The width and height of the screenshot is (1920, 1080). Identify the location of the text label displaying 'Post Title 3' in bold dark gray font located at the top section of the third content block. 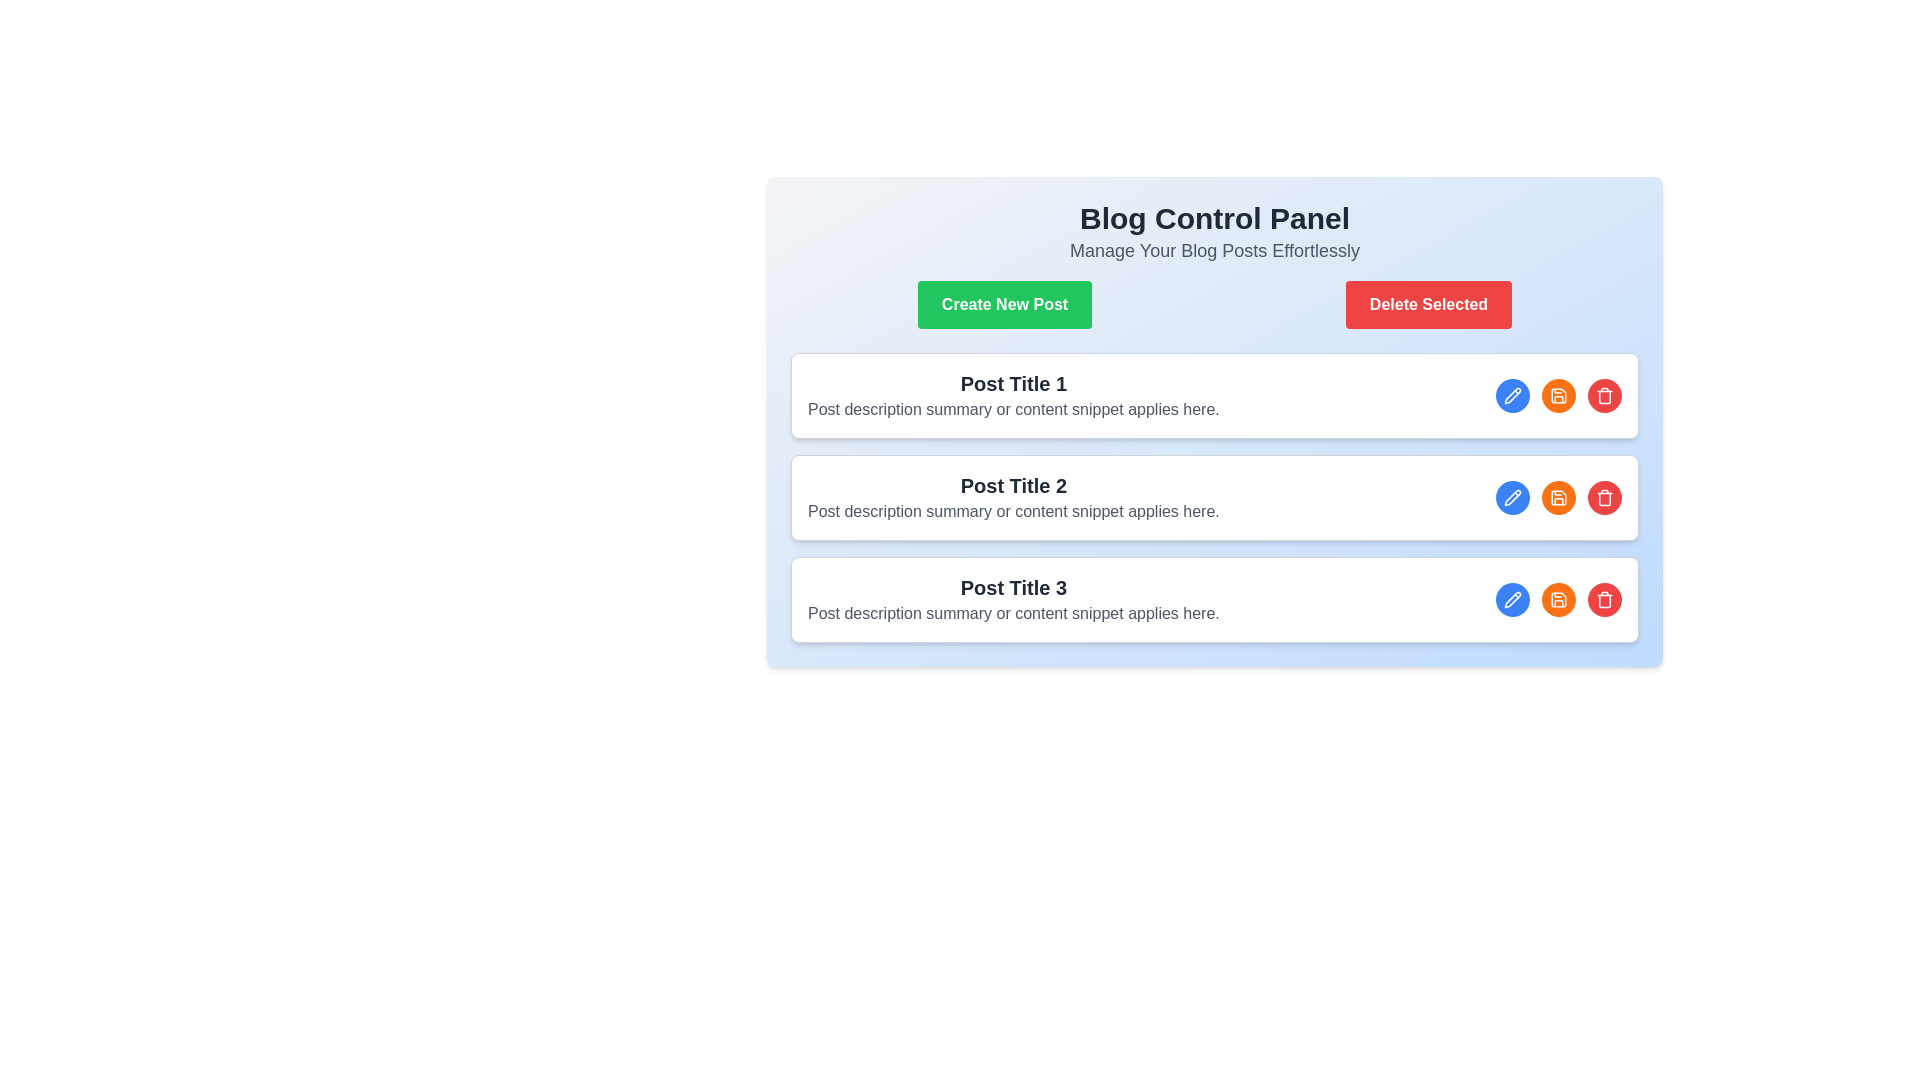
(1013, 586).